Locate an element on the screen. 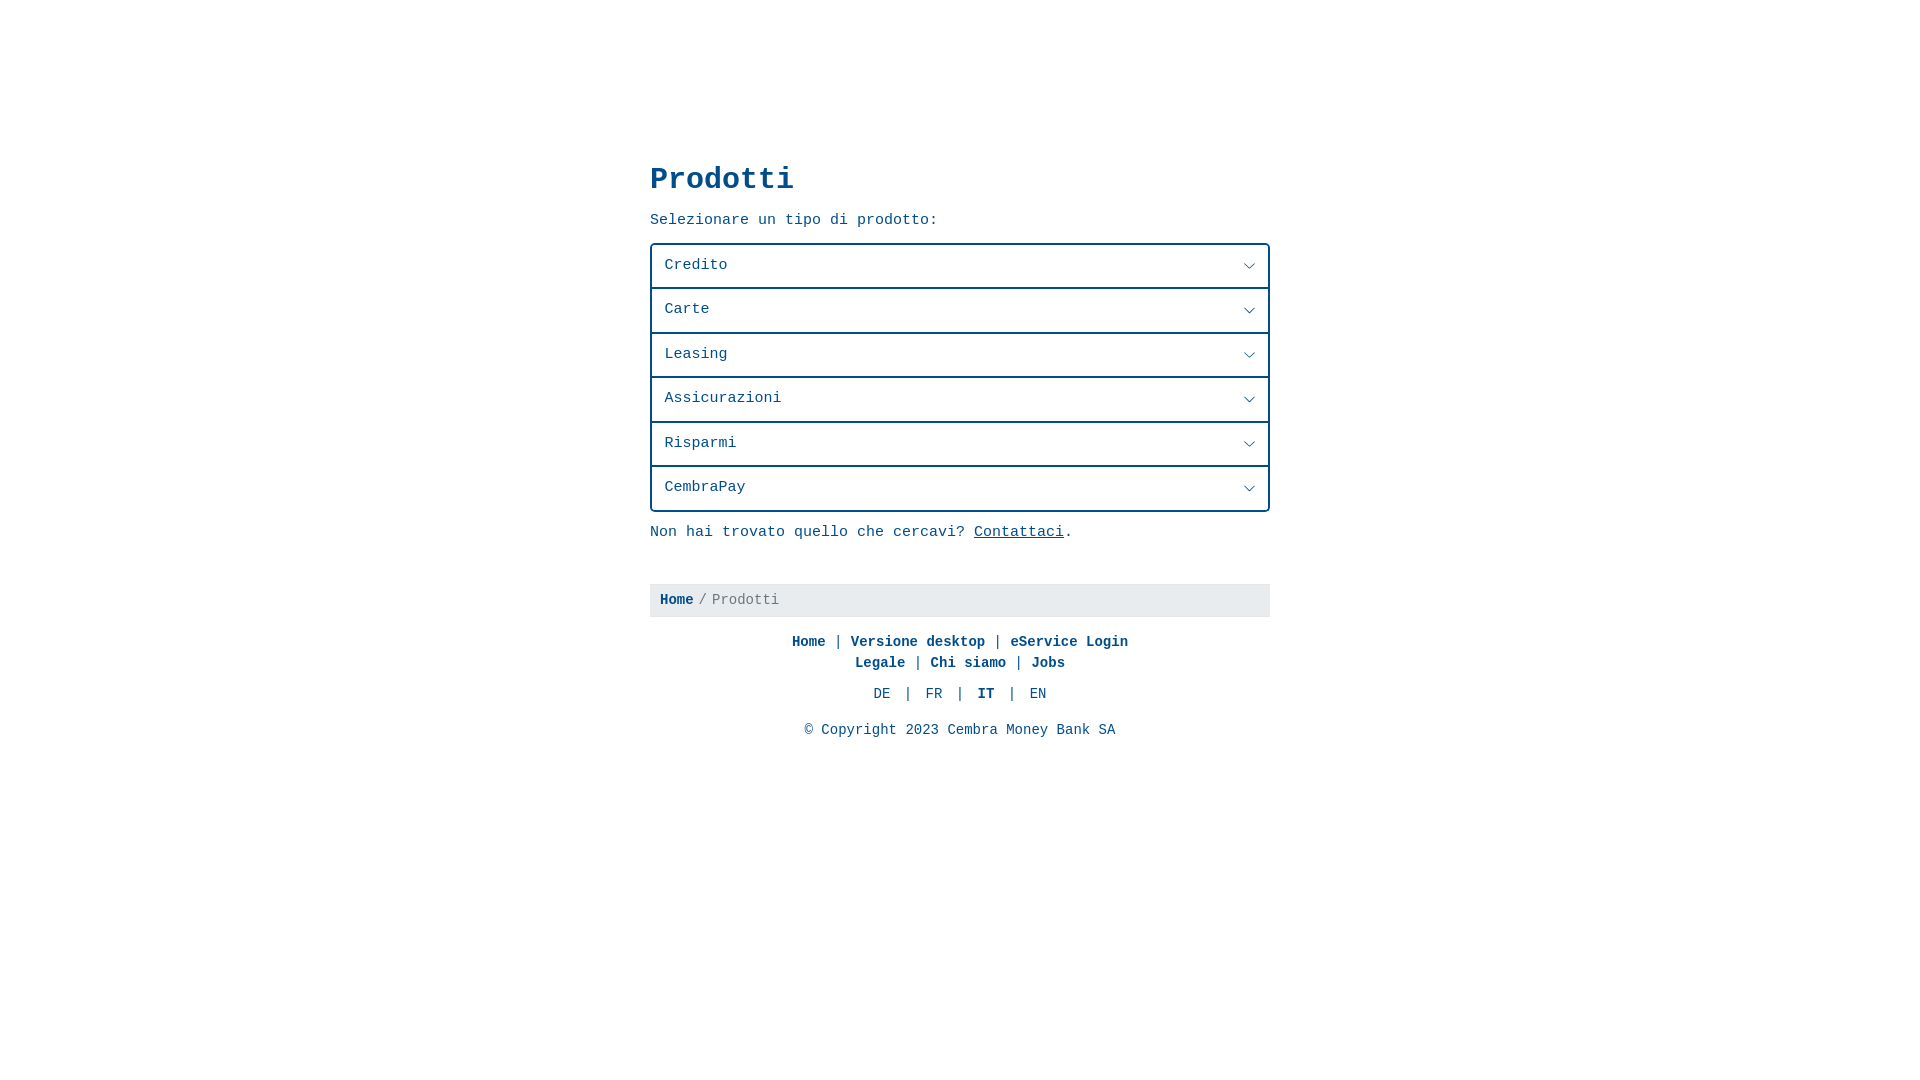  'IT' is located at coordinates (986, 693).